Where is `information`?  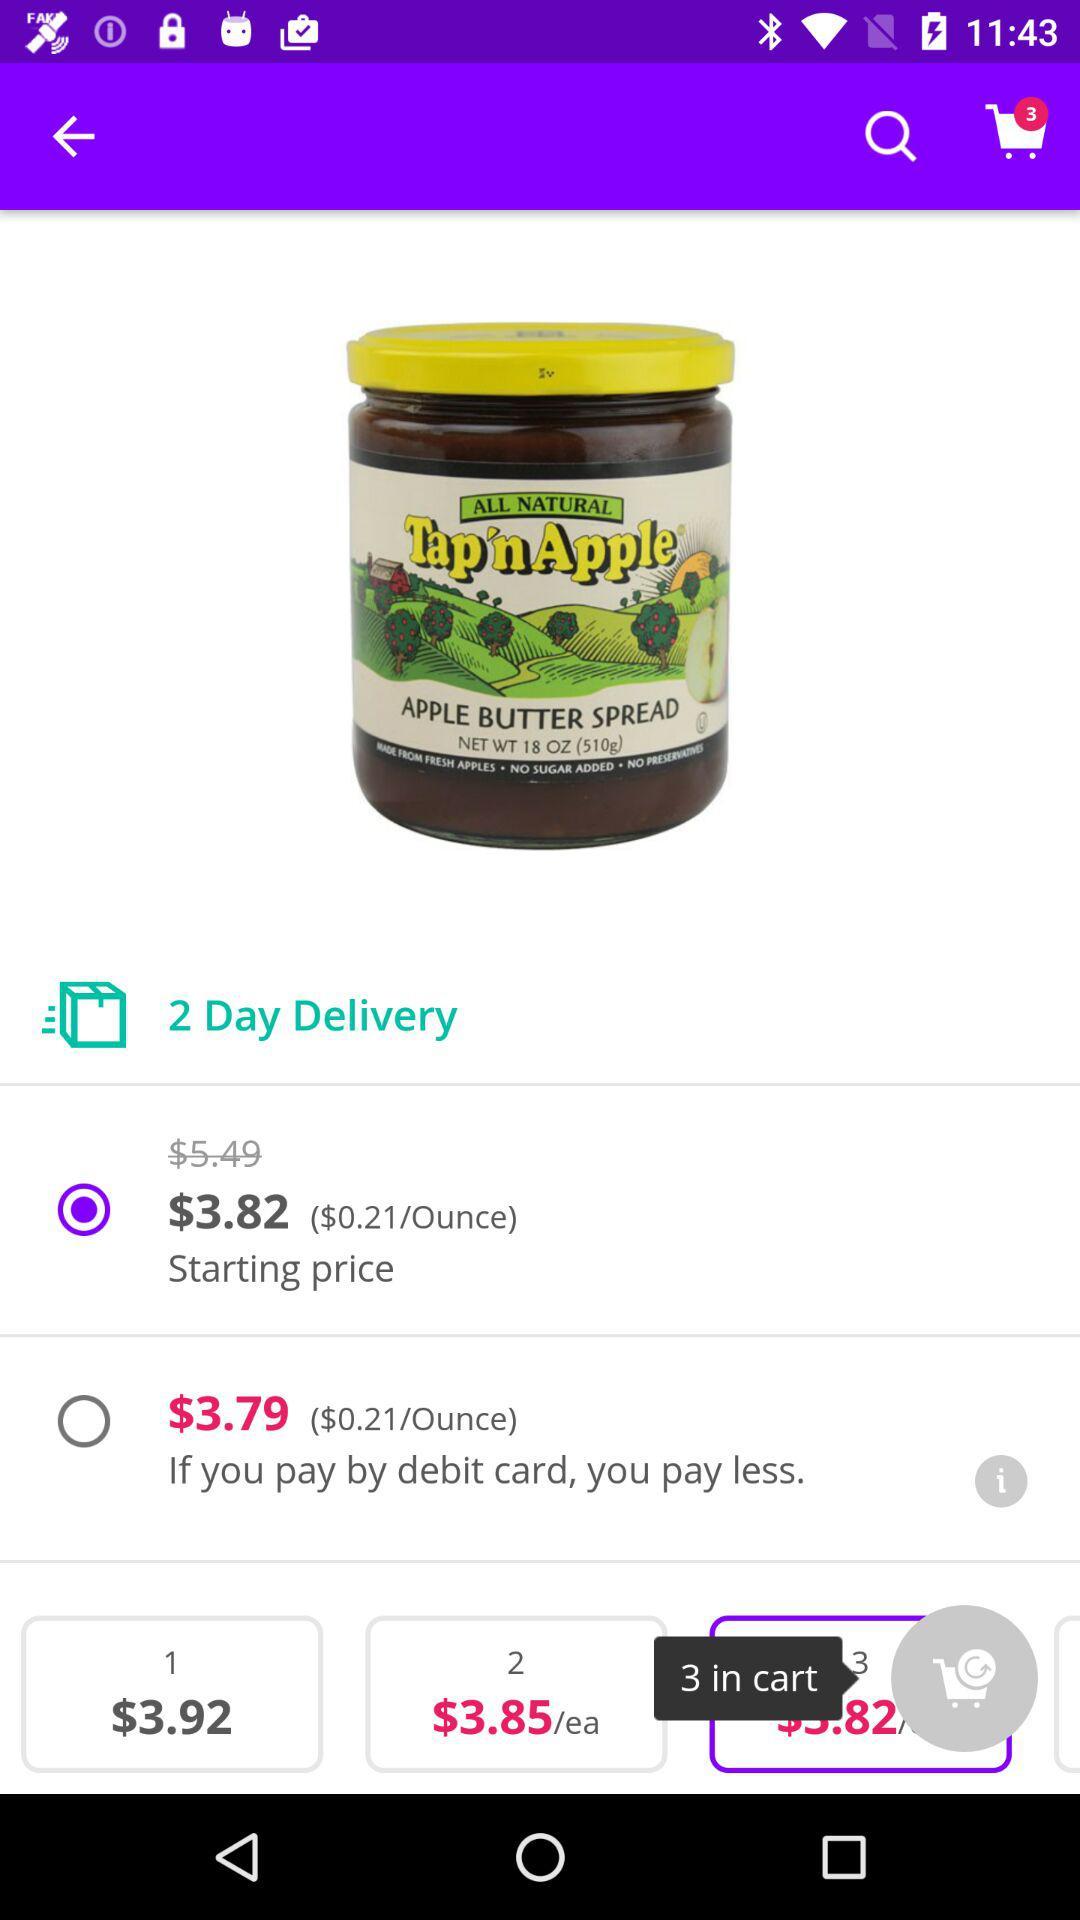 information is located at coordinates (1001, 1481).